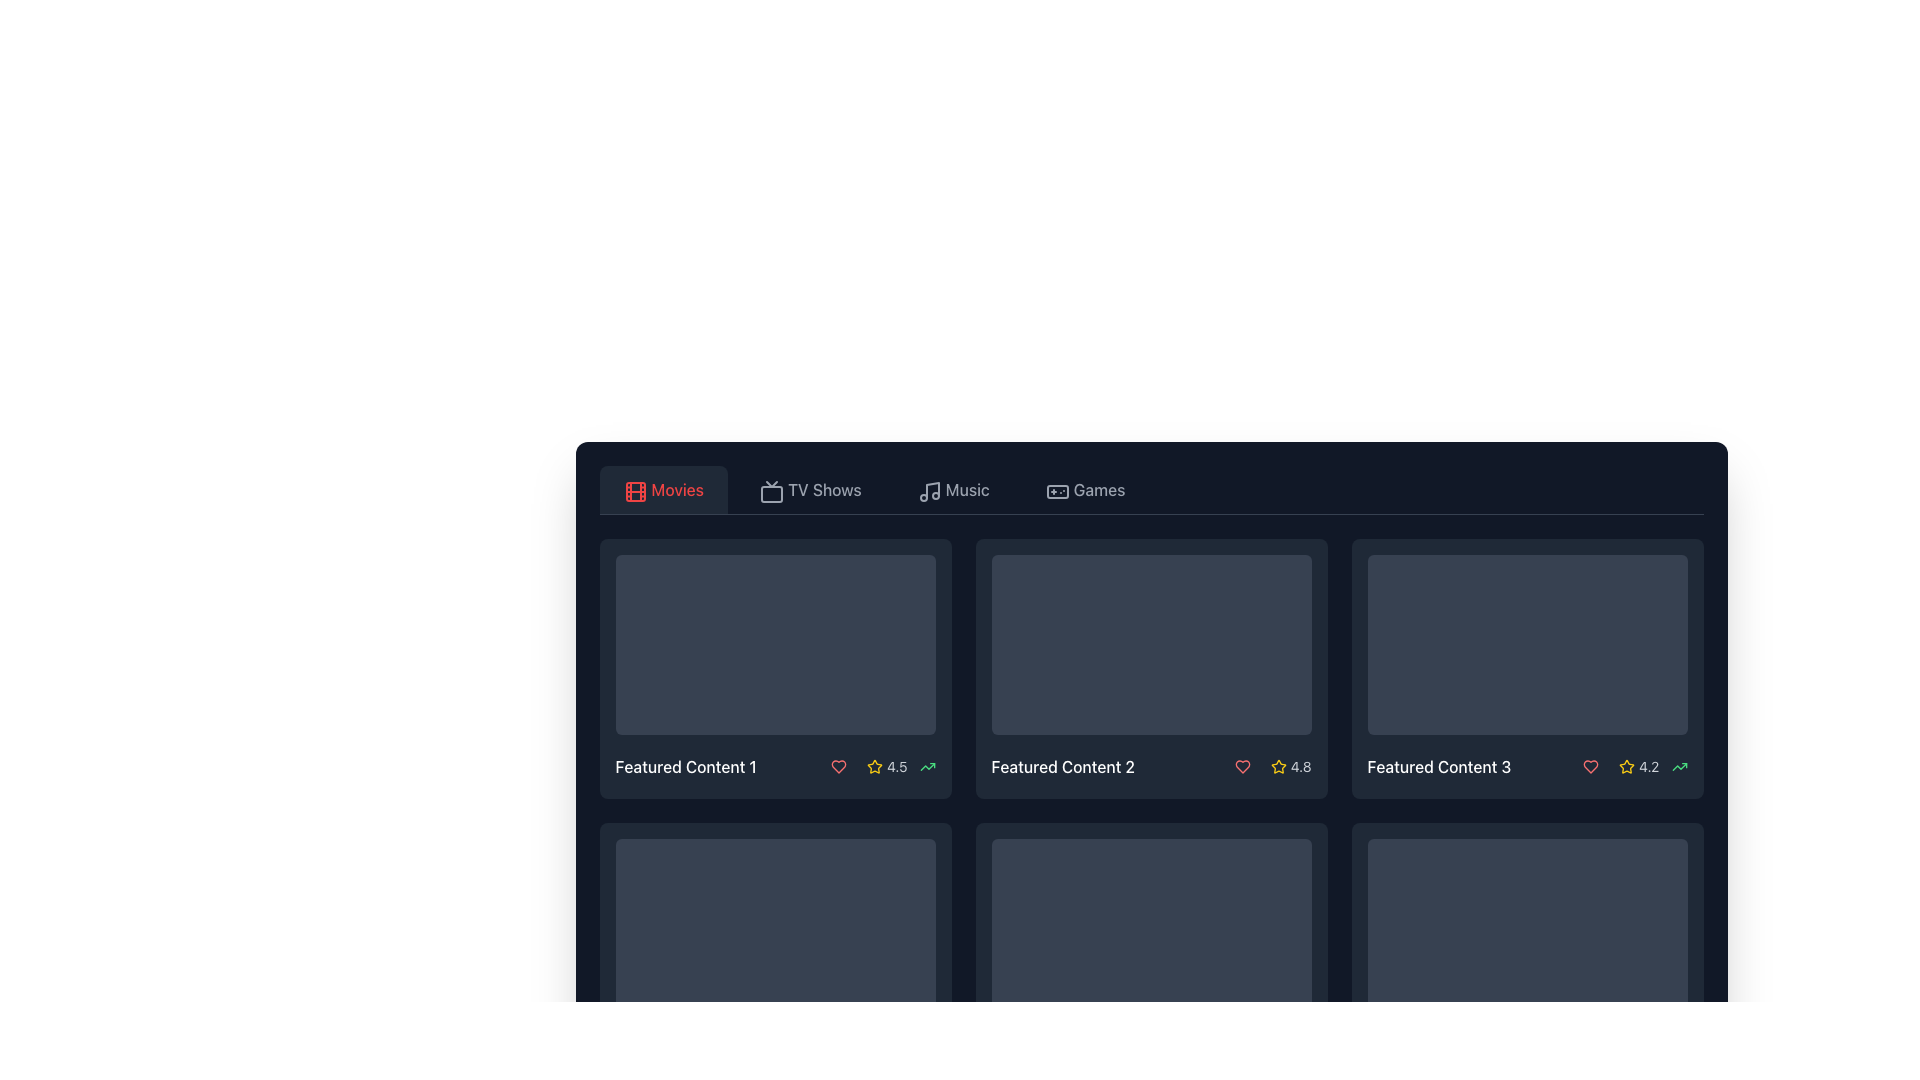  What do you see at coordinates (1679, 766) in the screenshot?
I see `the trending status icon located at the bottom-right corner of the 'Featured Content 3' card, which indicates the popularity of the content` at bounding box center [1679, 766].